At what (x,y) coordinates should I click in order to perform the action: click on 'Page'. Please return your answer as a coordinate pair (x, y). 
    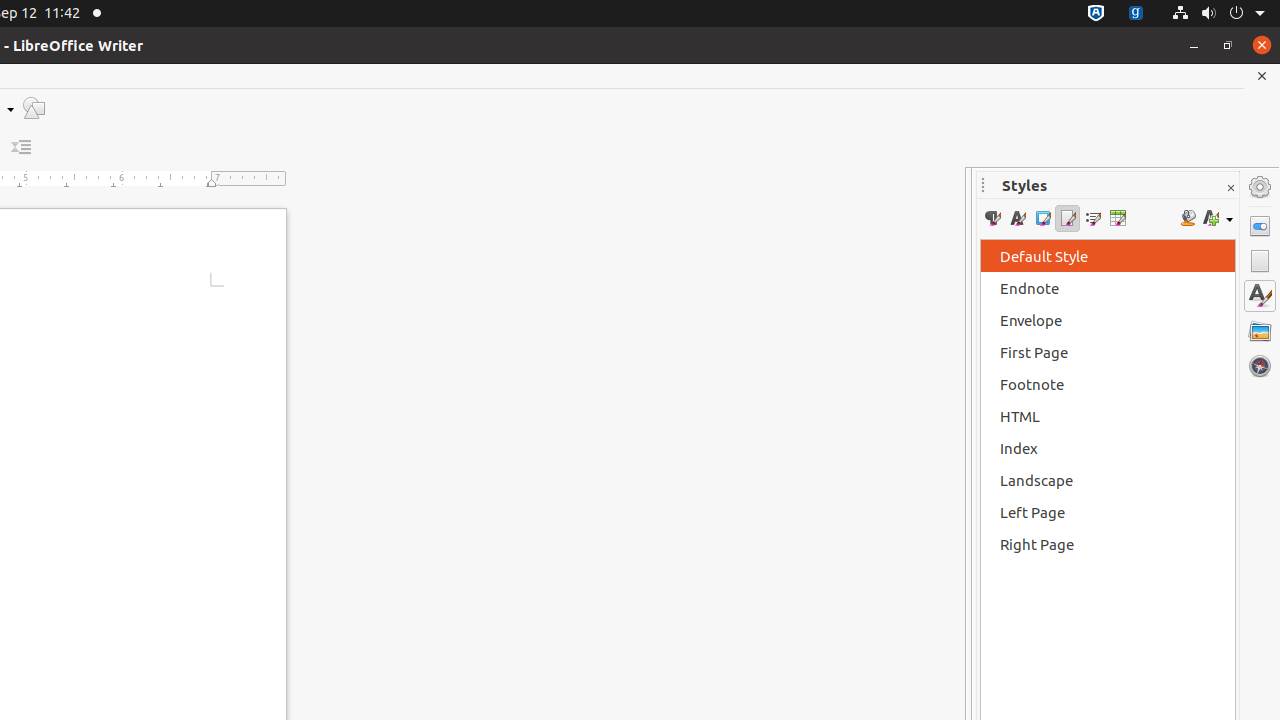
    Looking at the image, I should click on (1259, 260).